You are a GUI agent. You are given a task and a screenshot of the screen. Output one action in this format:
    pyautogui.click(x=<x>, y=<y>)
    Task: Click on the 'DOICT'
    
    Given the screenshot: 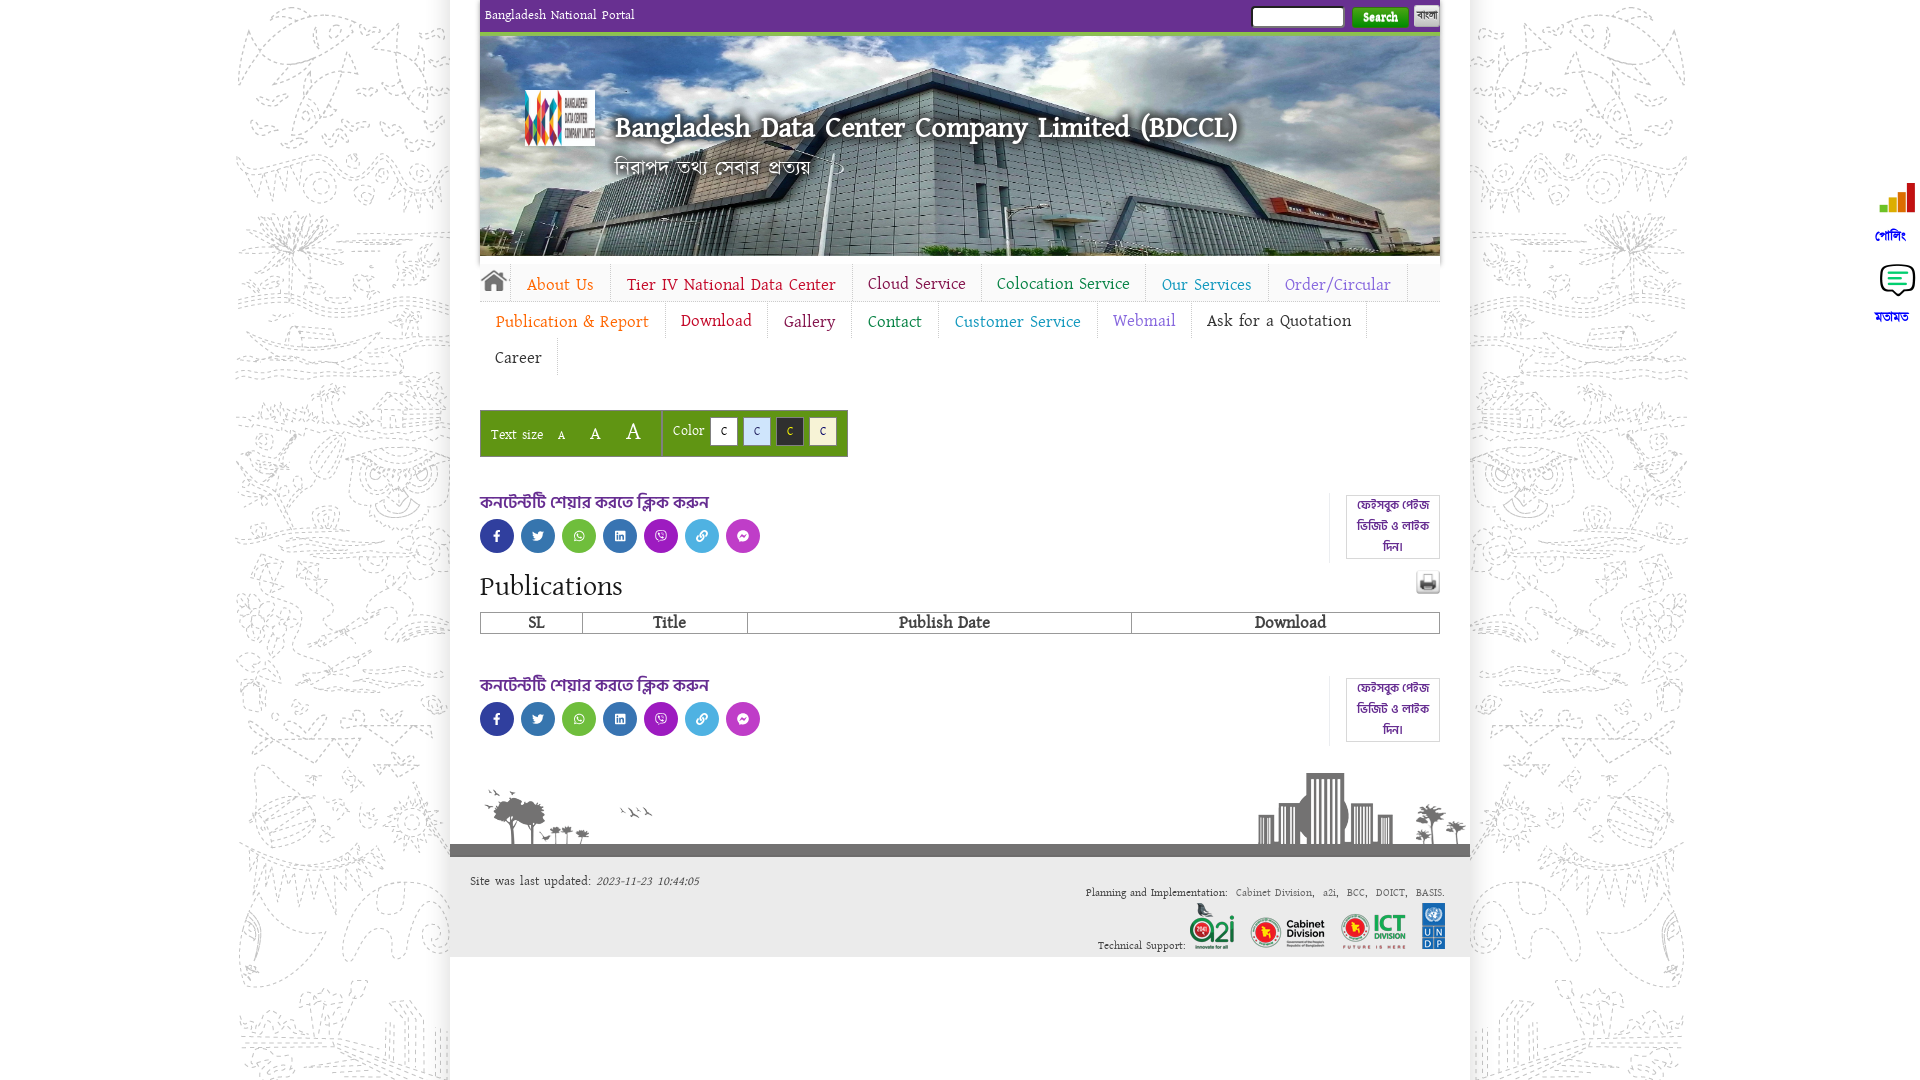 What is the action you would take?
    pyautogui.click(x=1389, y=891)
    